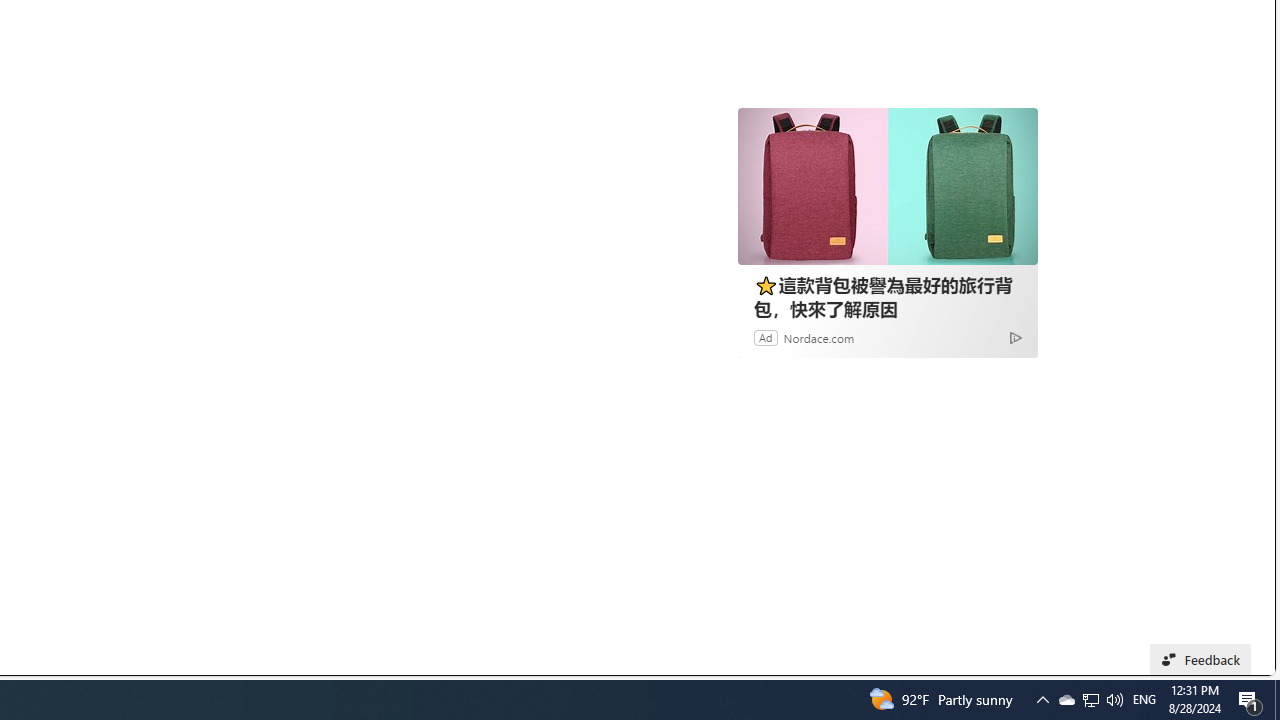 Image resolution: width=1280 pixels, height=720 pixels. Describe the element at coordinates (1015, 336) in the screenshot. I see `'Ad Choice'` at that location.